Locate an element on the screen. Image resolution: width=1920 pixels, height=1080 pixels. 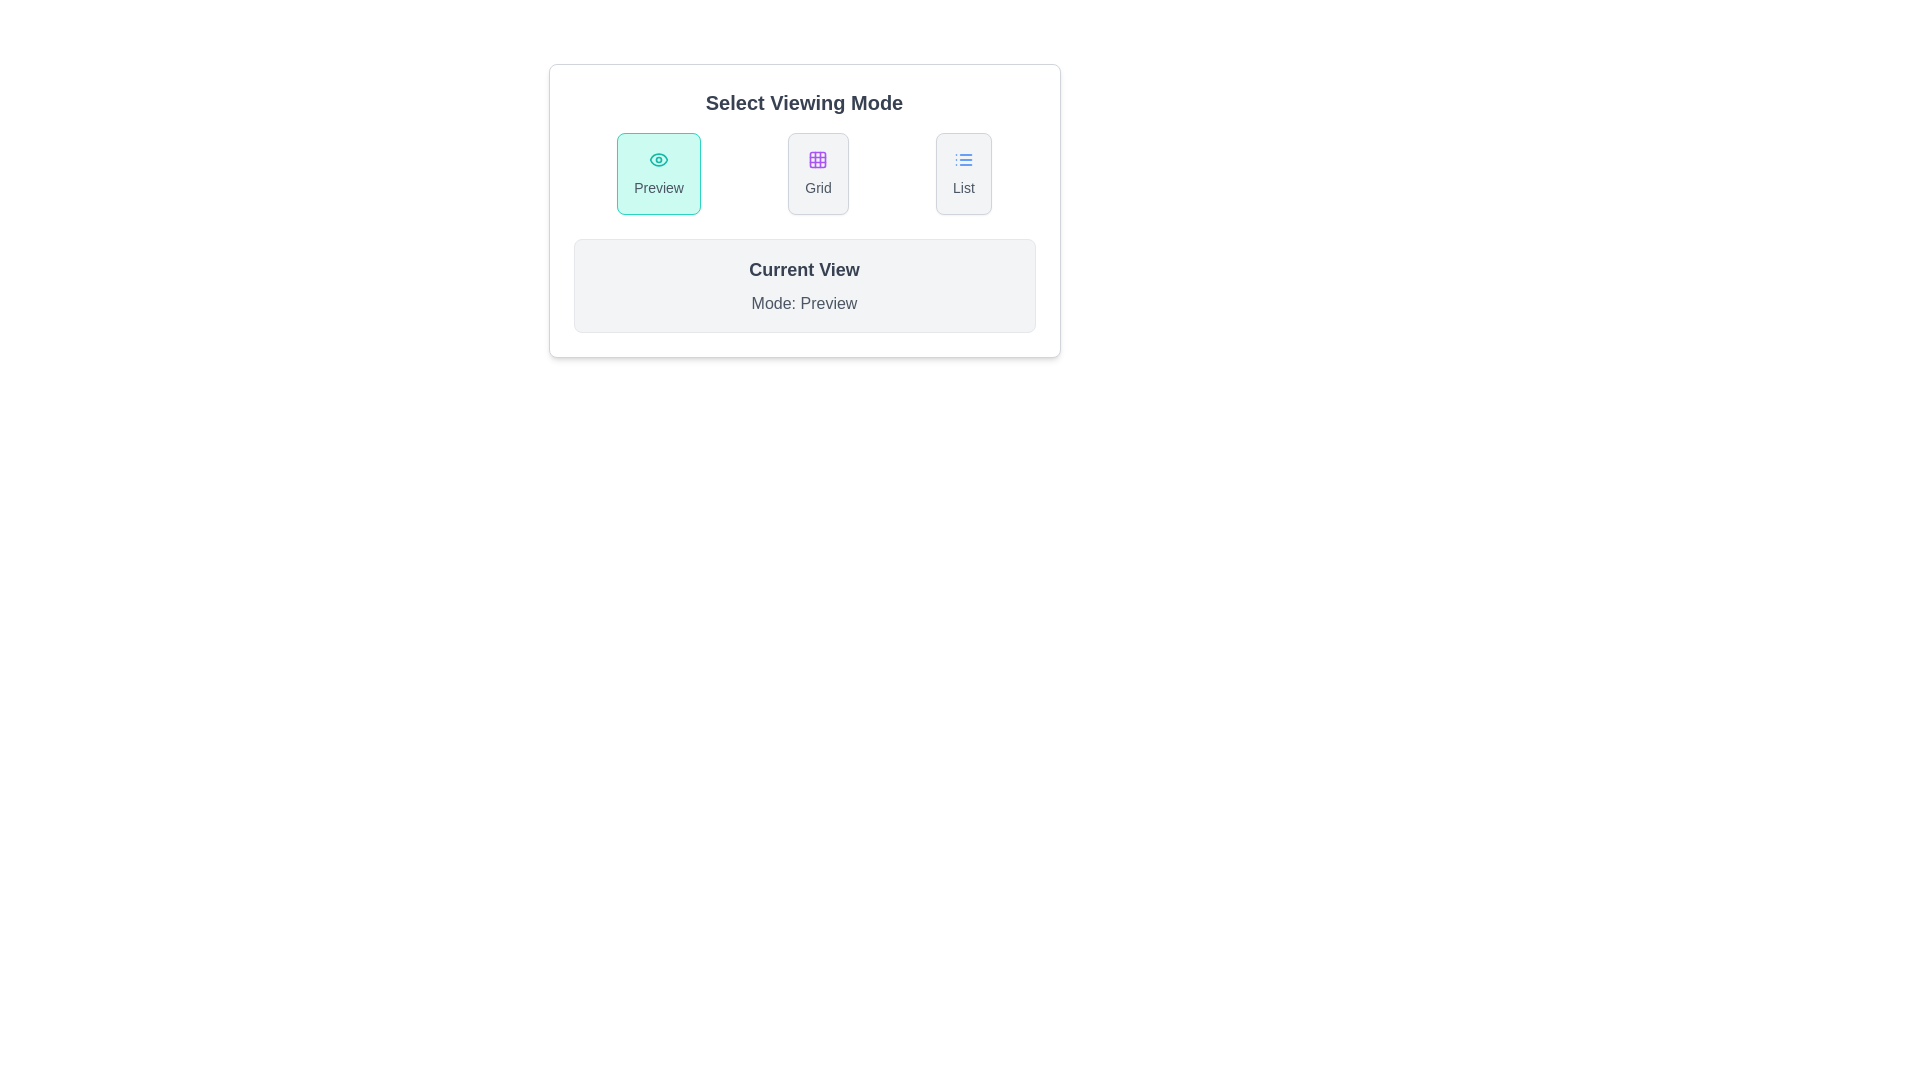
the 'List' label, which is a medium-small gray text located below the list icon on the rightmost side of a button-like structure is located at coordinates (963, 188).